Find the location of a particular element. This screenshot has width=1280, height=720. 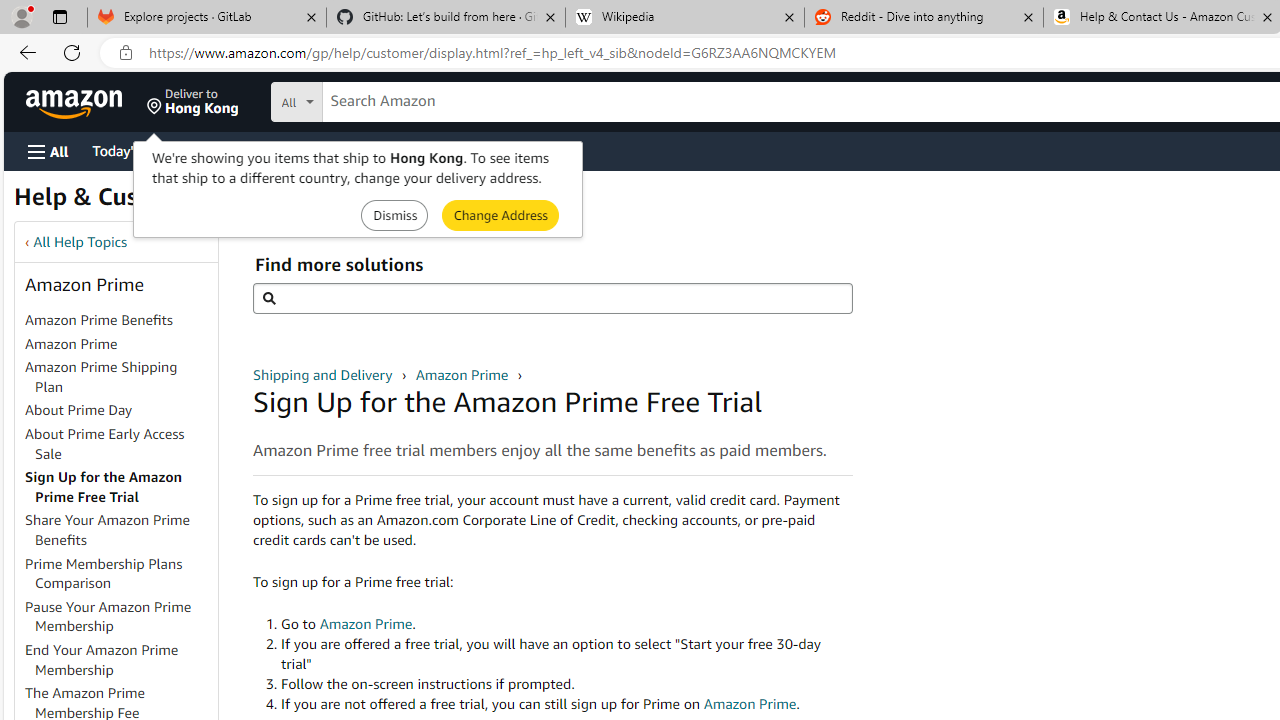

'Open Menu' is located at coordinates (48, 150).